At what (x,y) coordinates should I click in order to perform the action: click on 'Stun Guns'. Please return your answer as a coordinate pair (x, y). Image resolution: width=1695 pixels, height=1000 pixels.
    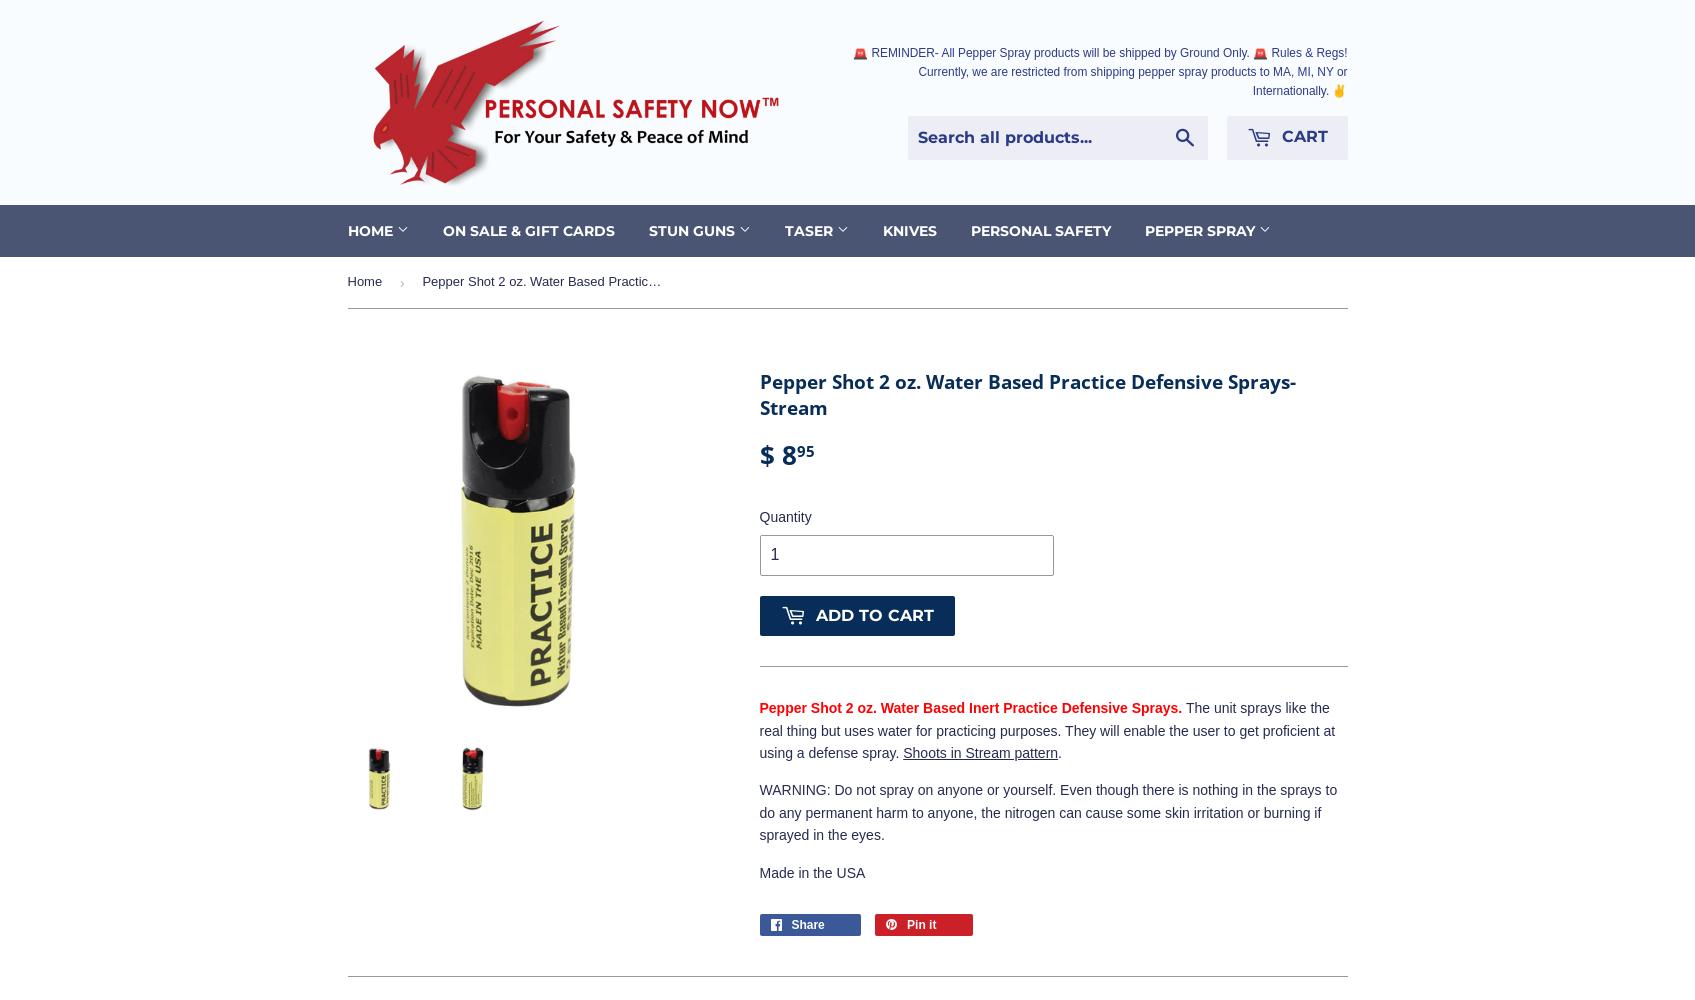
    Looking at the image, I should click on (692, 229).